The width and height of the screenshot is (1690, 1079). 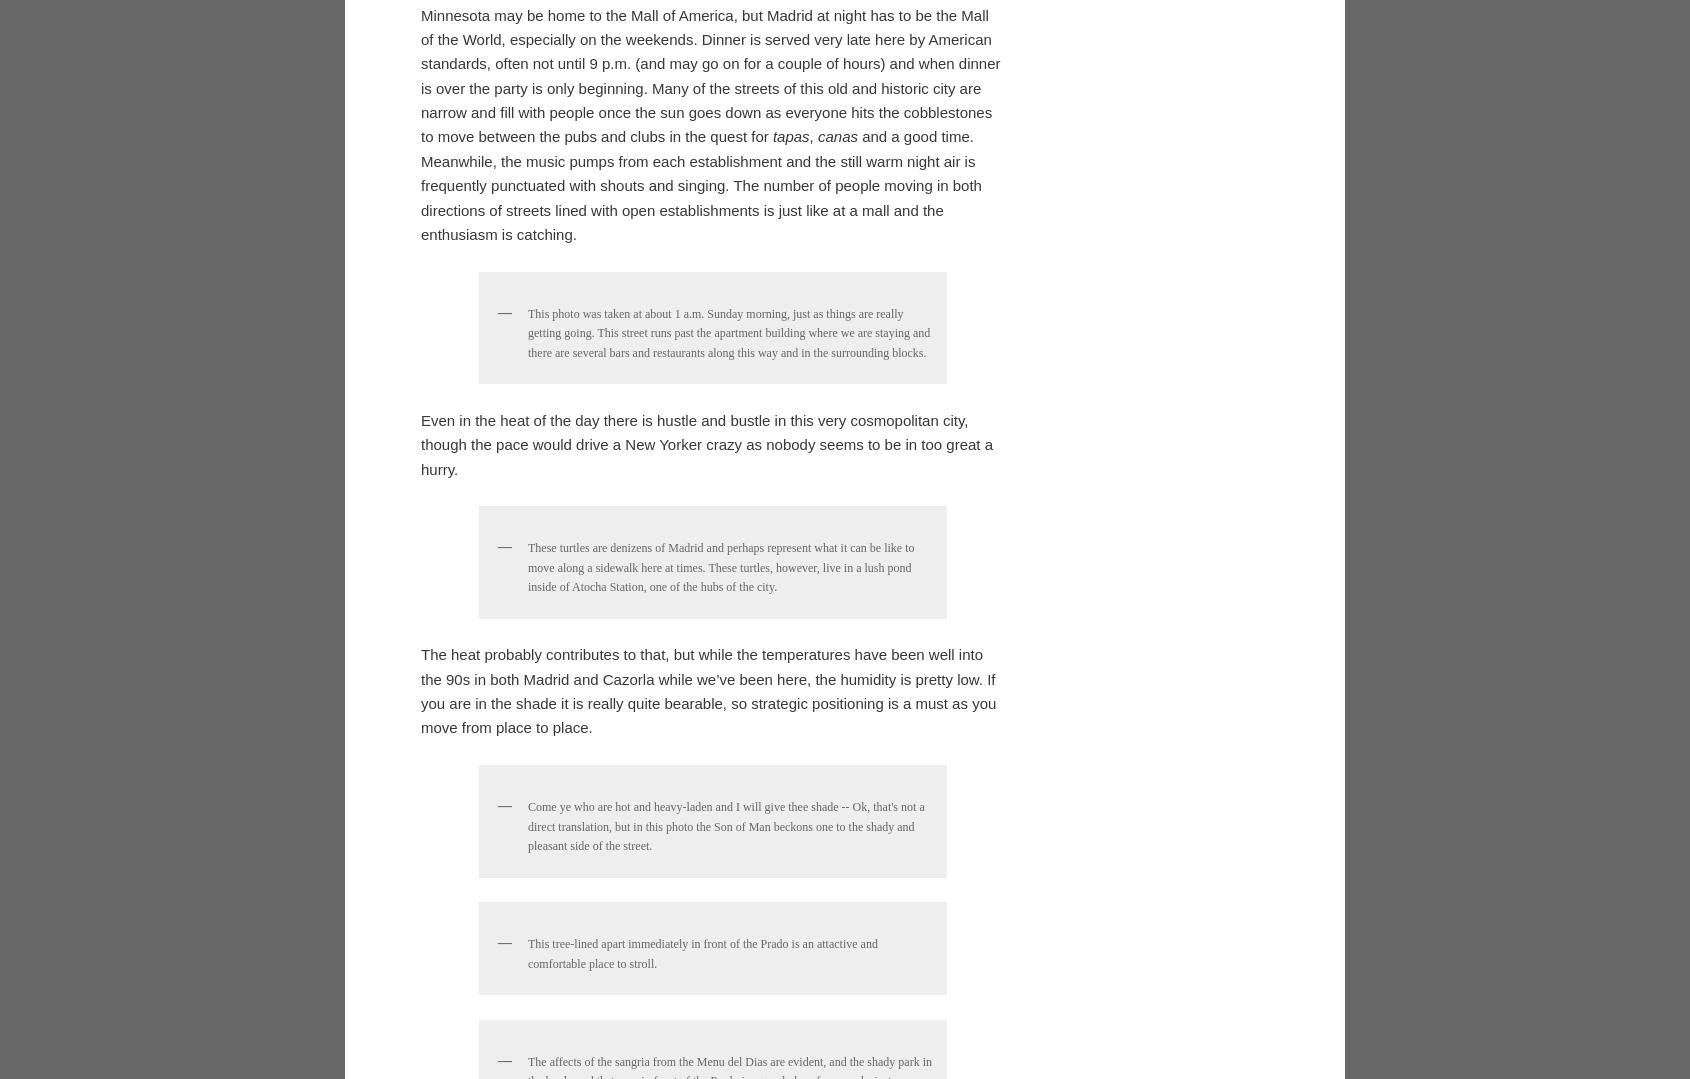 I want to click on 'Posted in', so click(x=445, y=425).